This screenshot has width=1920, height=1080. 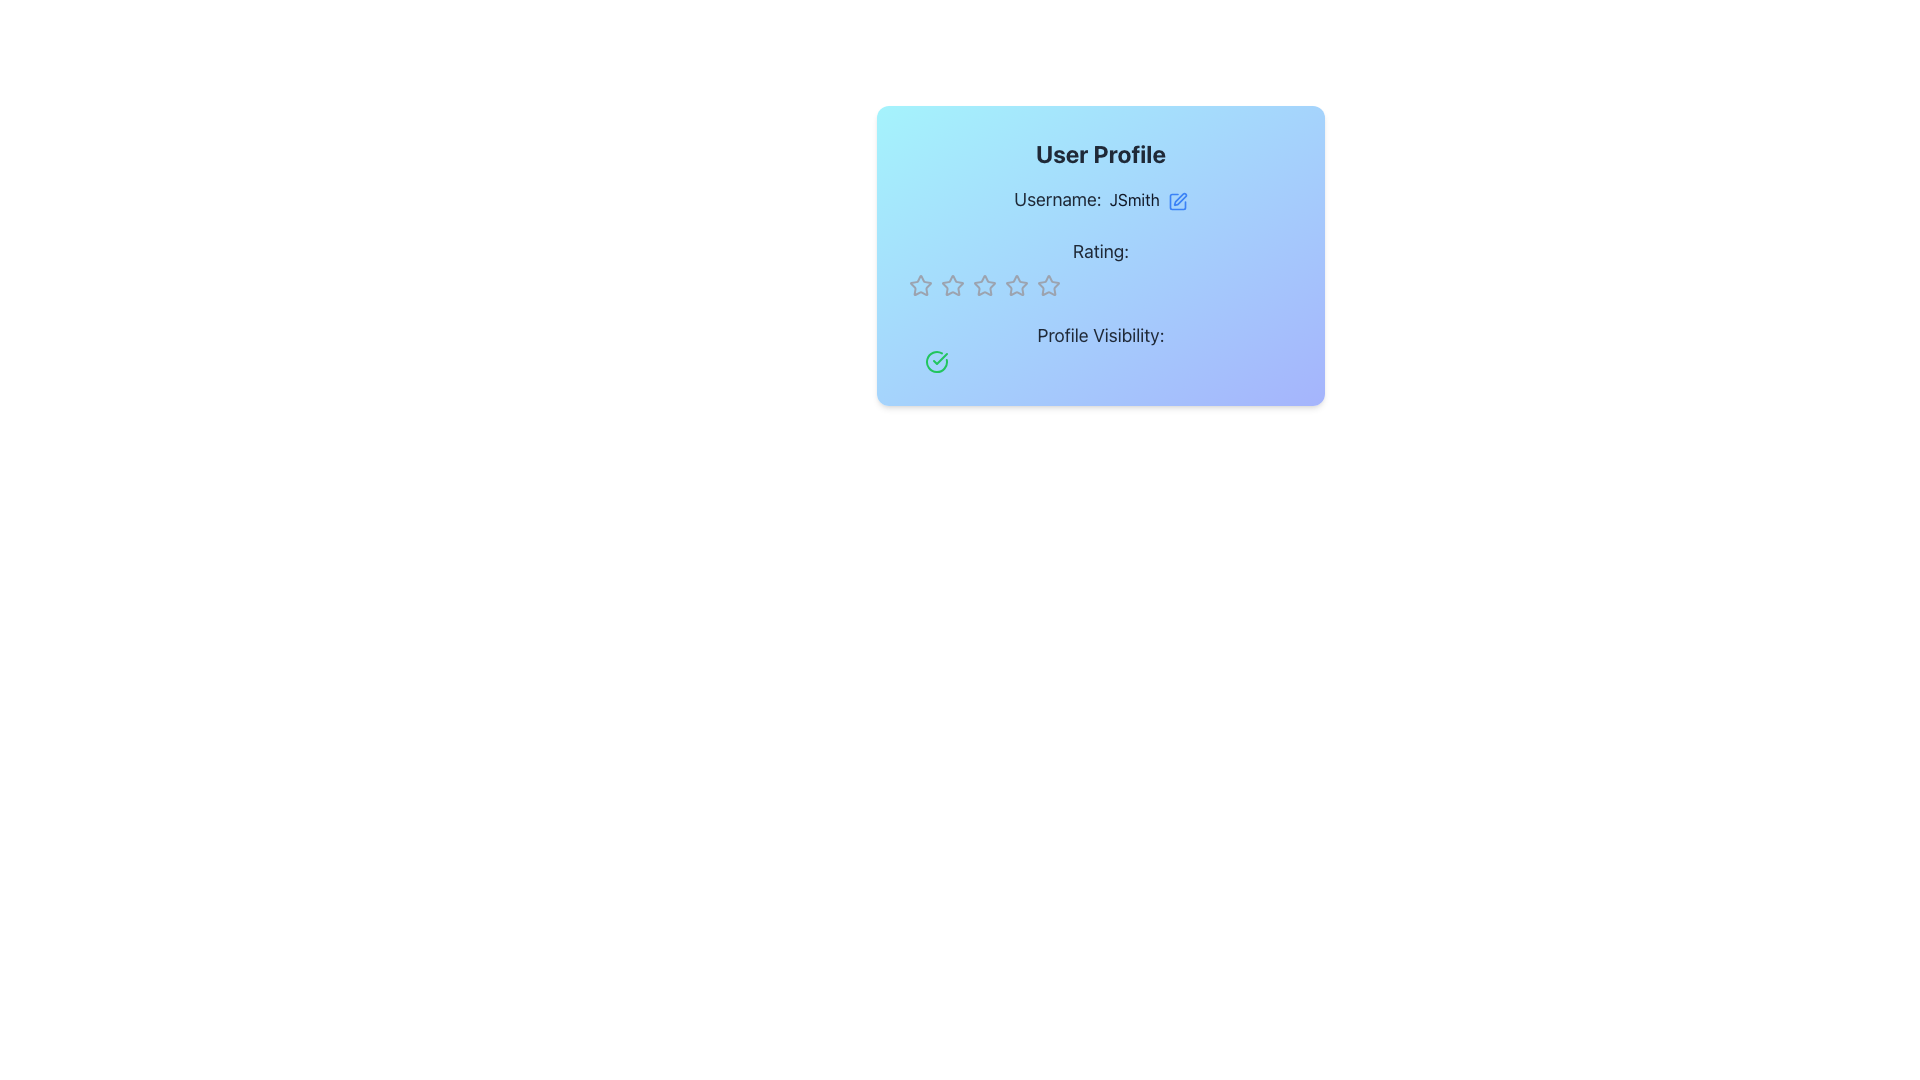 I want to click on the sixth star, so click(x=1017, y=285).